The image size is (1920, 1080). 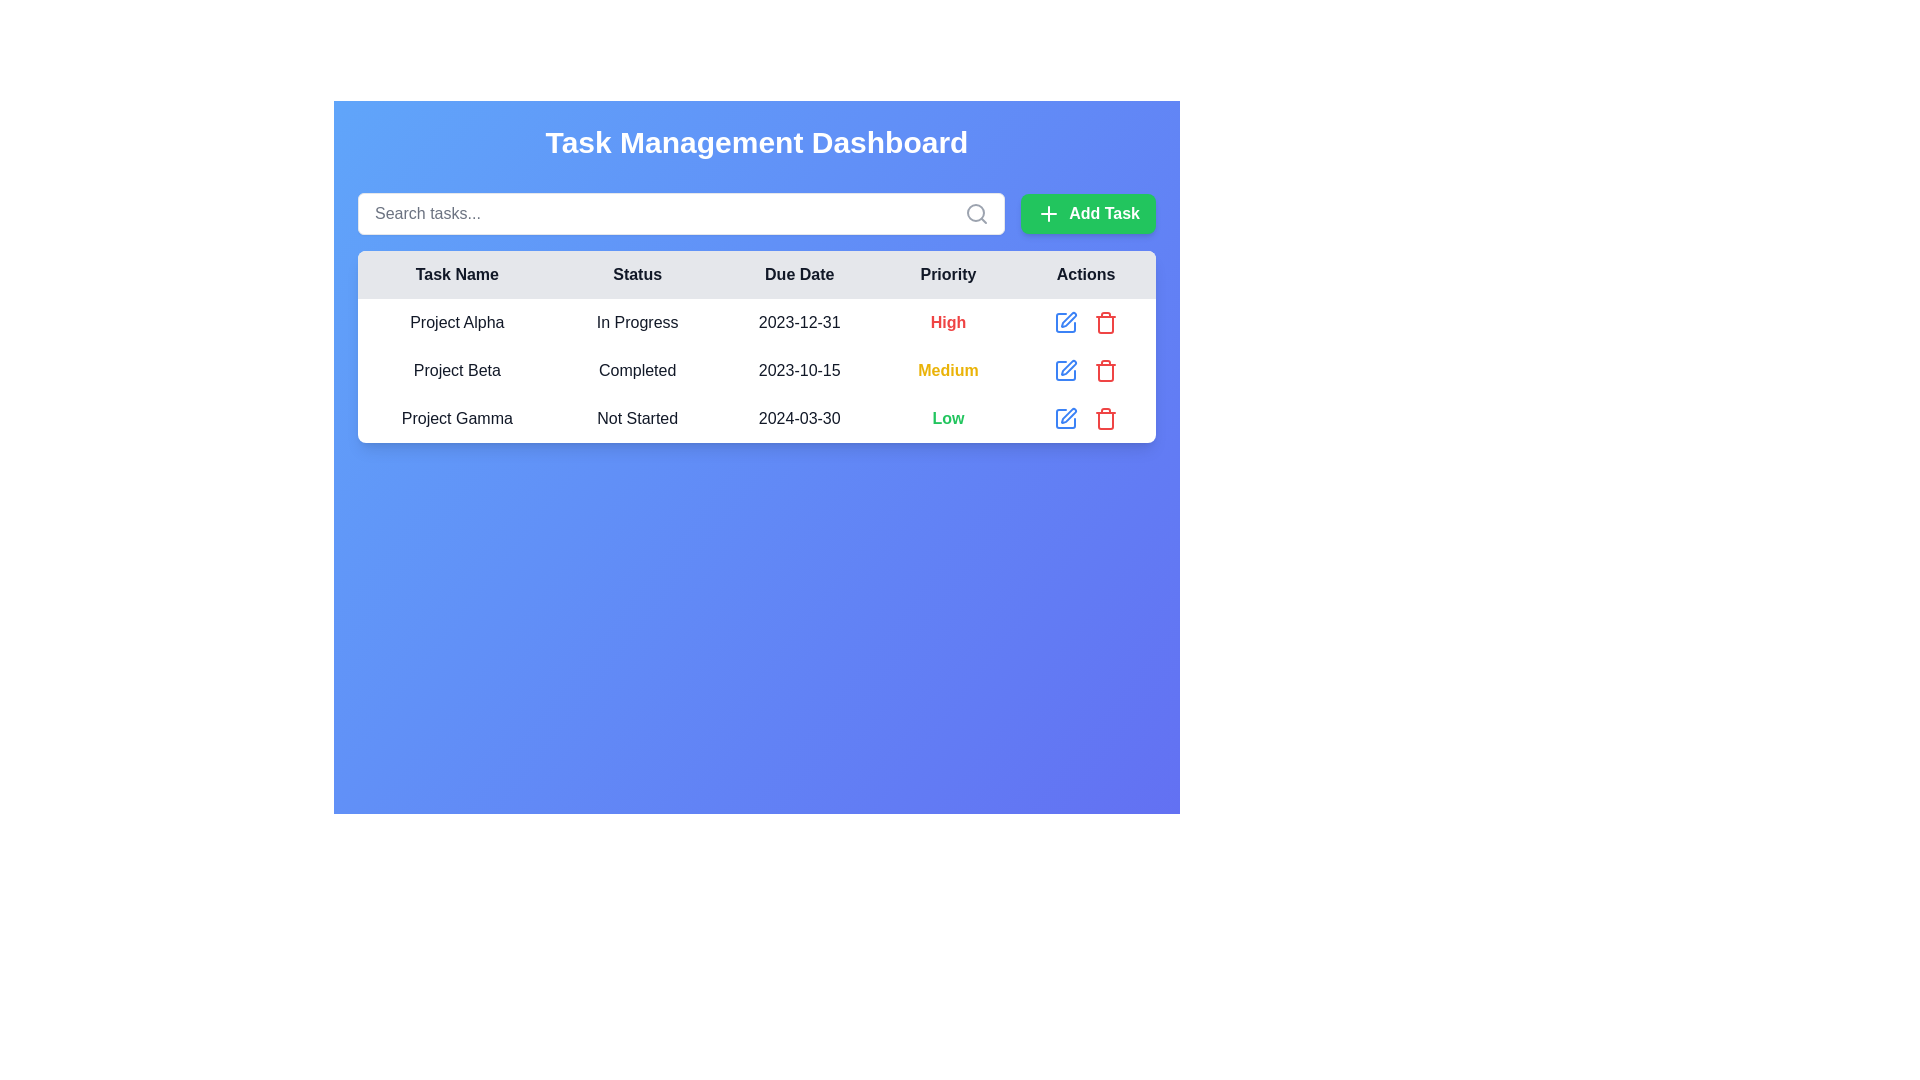 I want to click on the delete action button, which is the second icon in the 'Actions' cell of the second row in the table, so click(x=1105, y=322).